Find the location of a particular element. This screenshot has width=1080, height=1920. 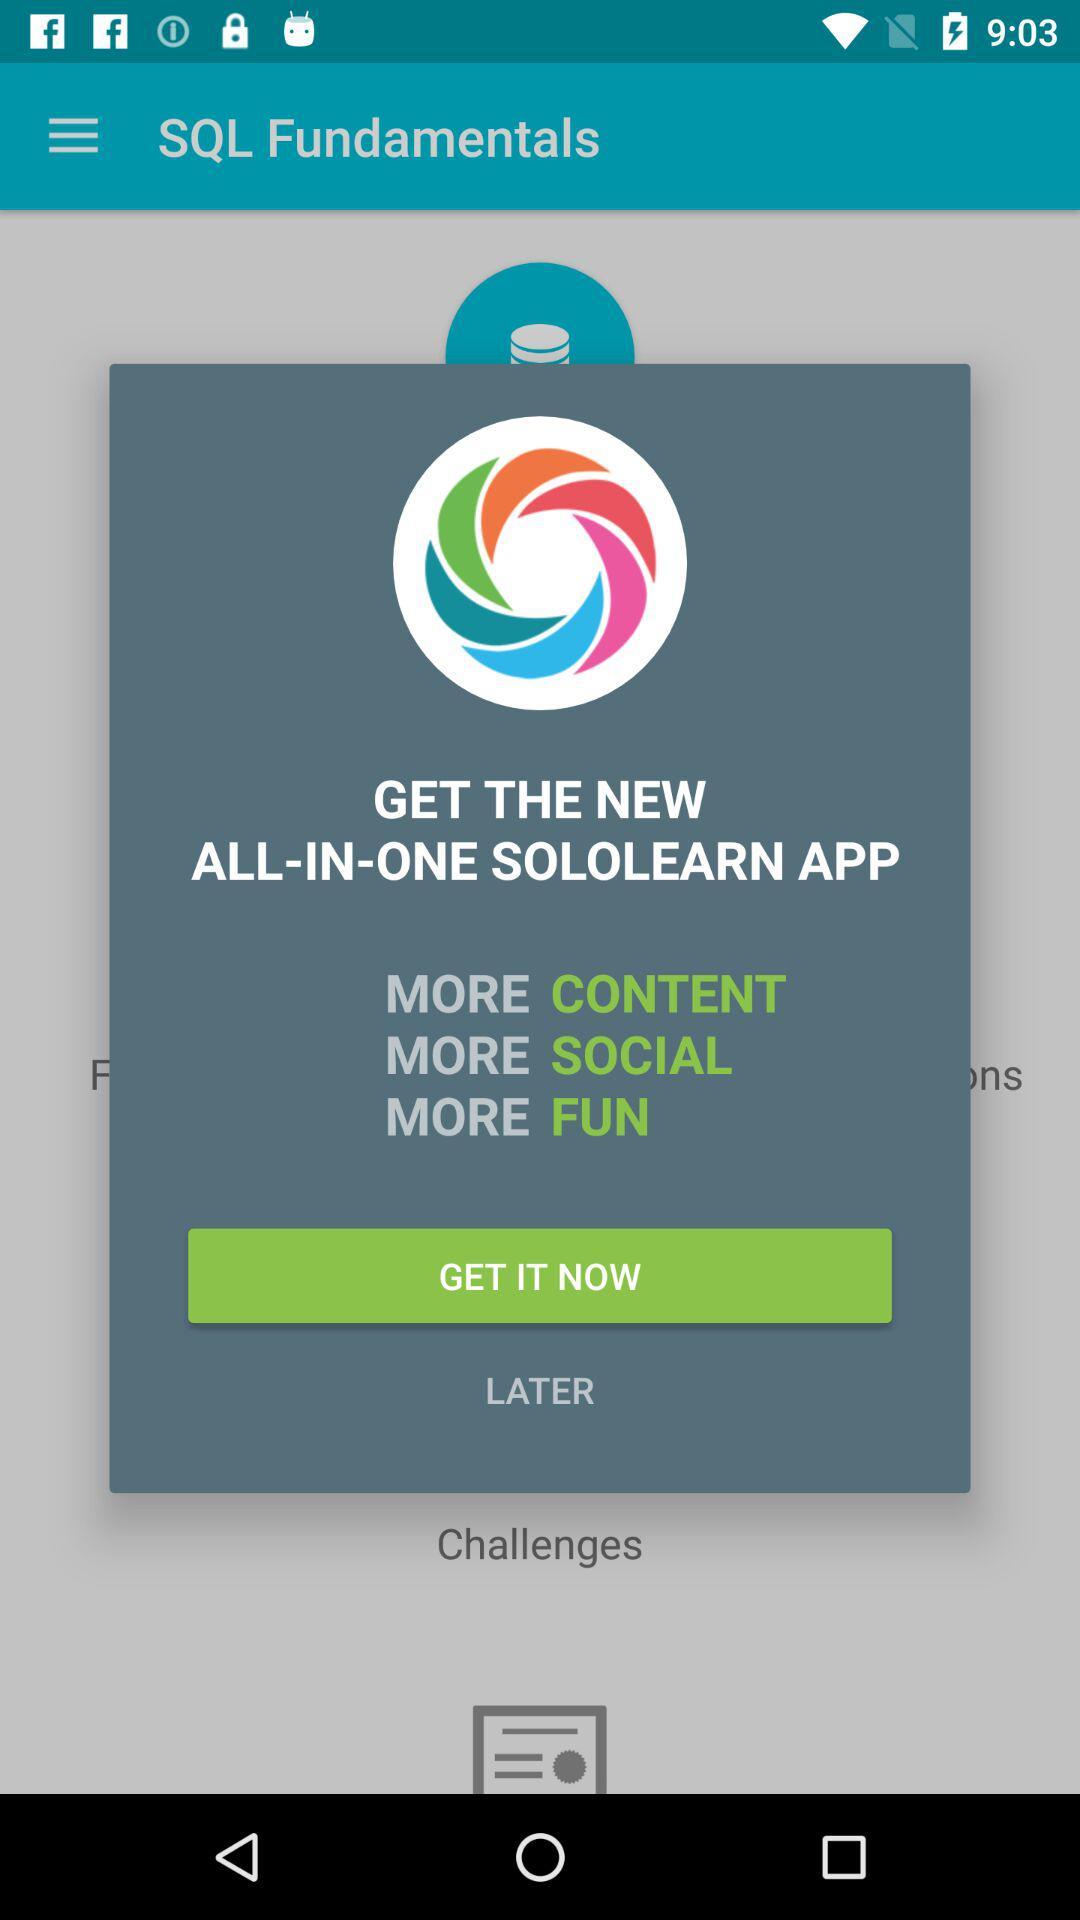

the get it now is located at coordinates (540, 1274).